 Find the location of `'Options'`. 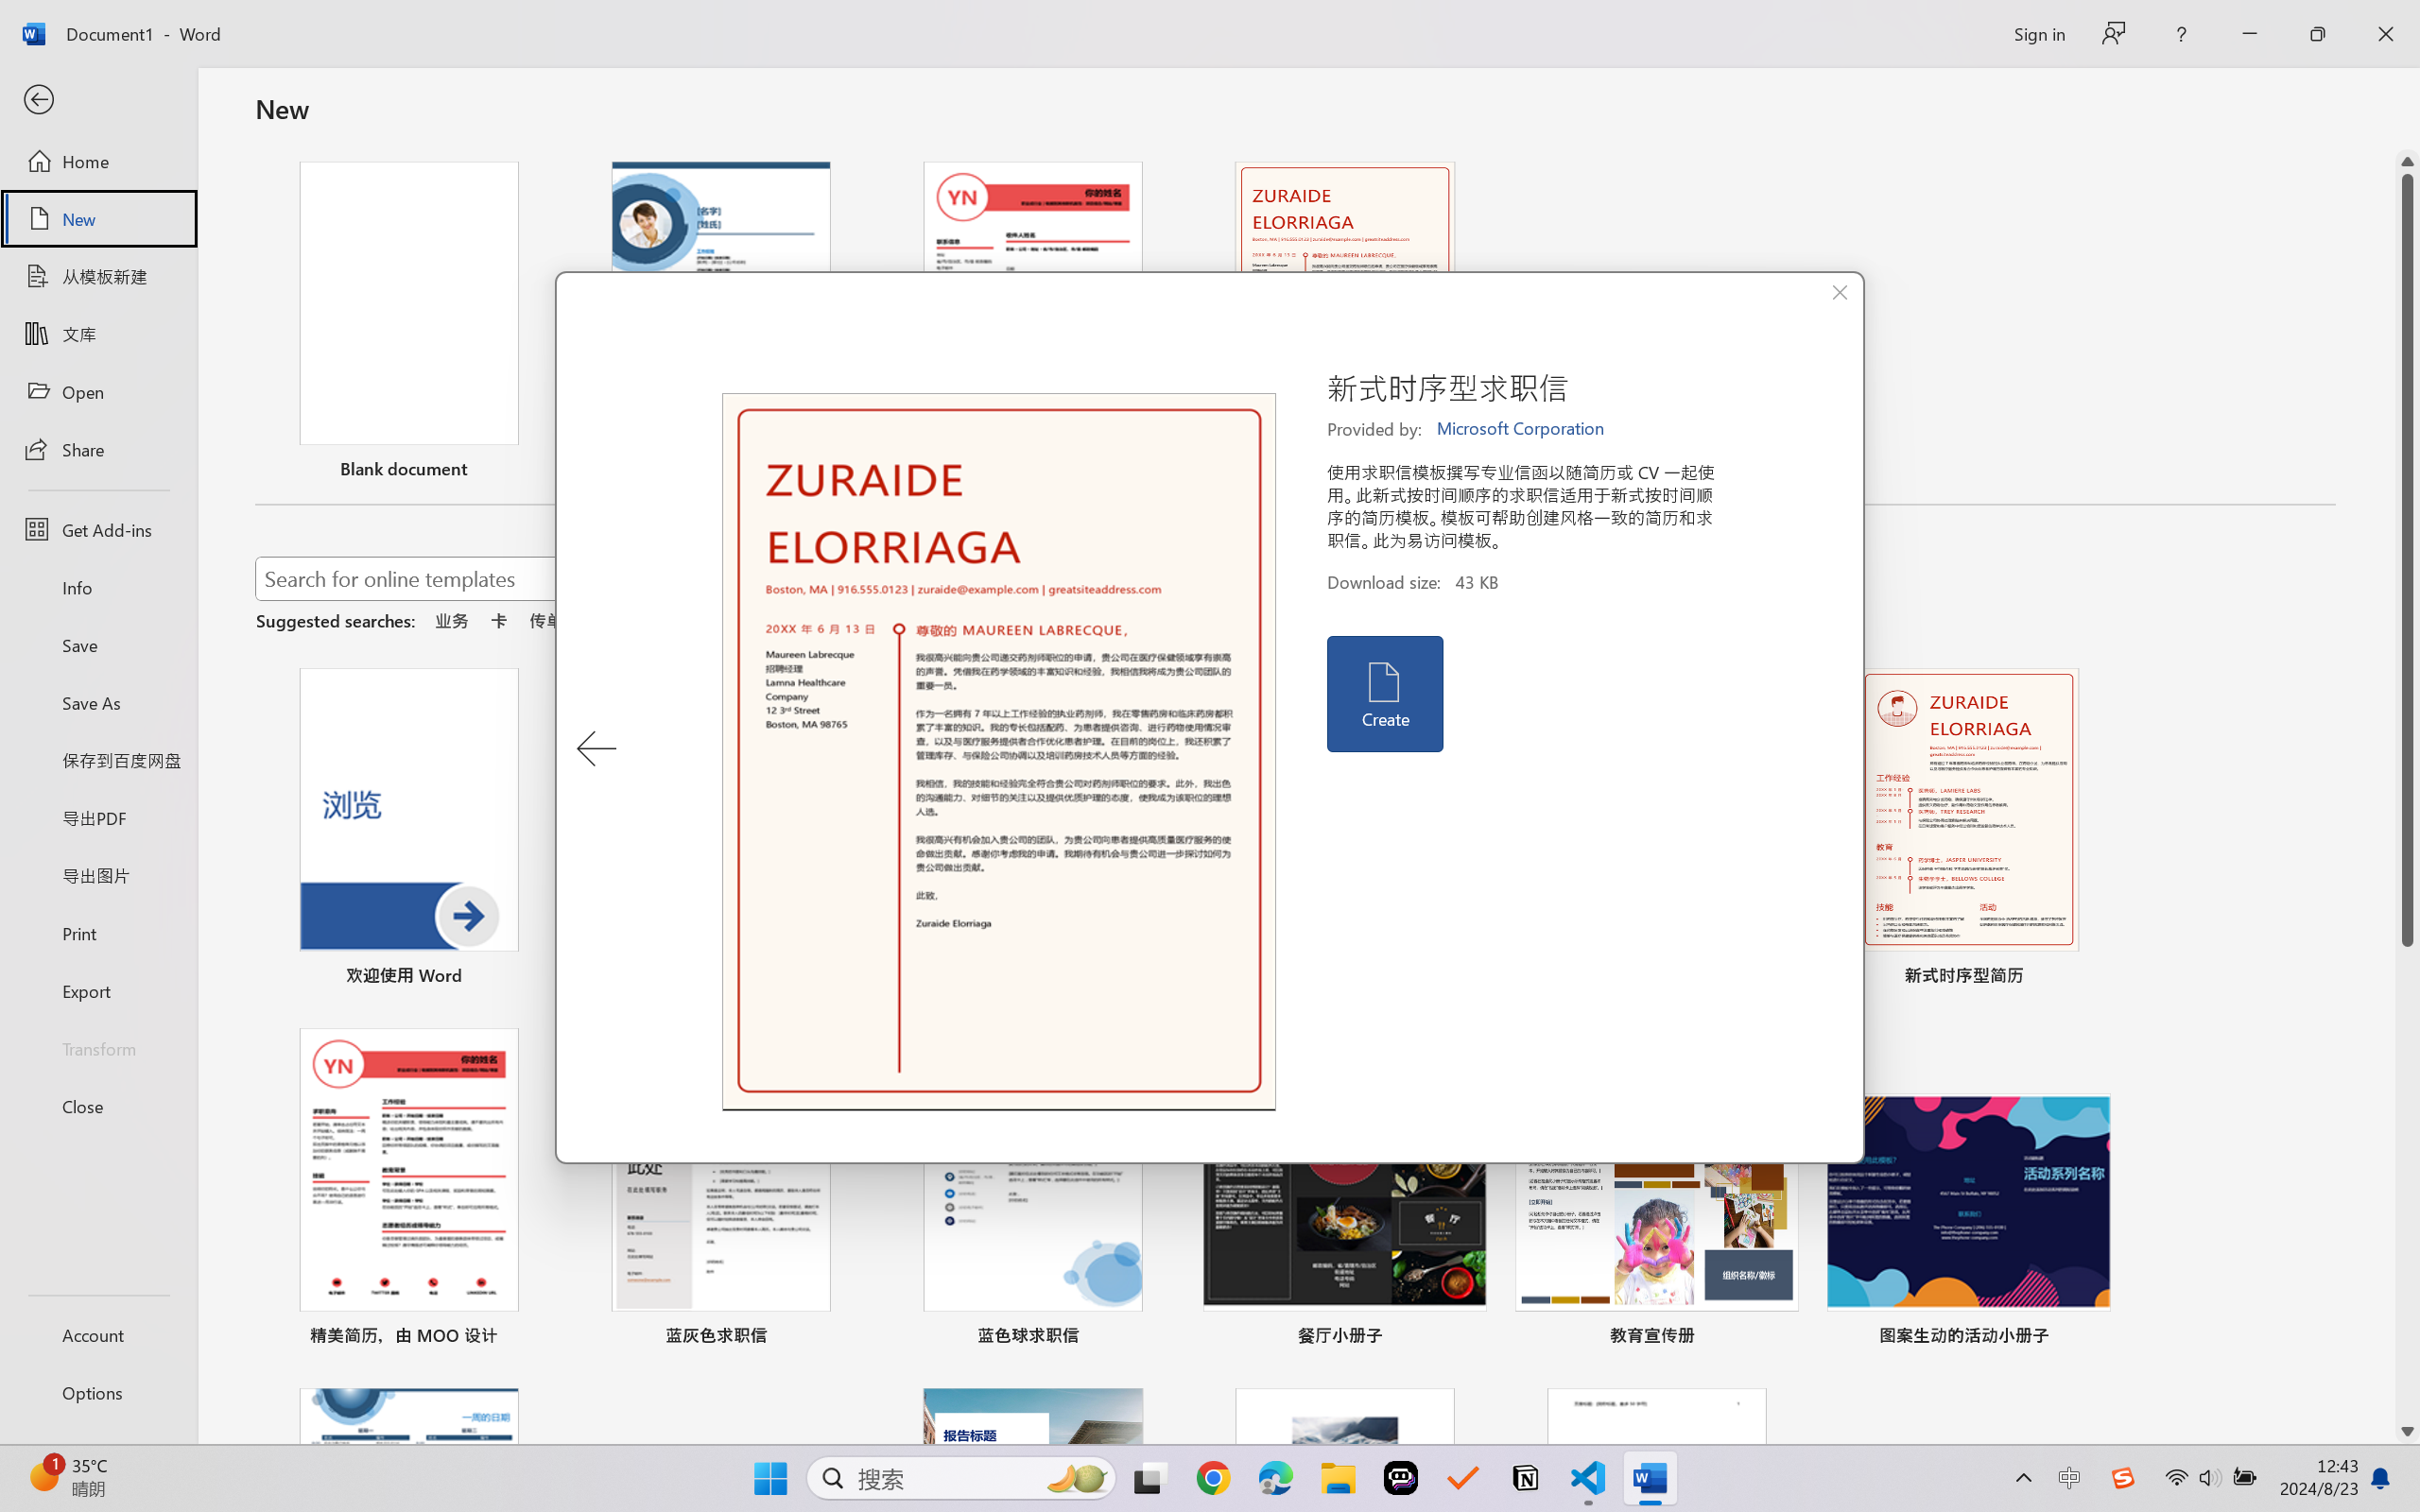

'Options' is located at coordinates (97, 1391).